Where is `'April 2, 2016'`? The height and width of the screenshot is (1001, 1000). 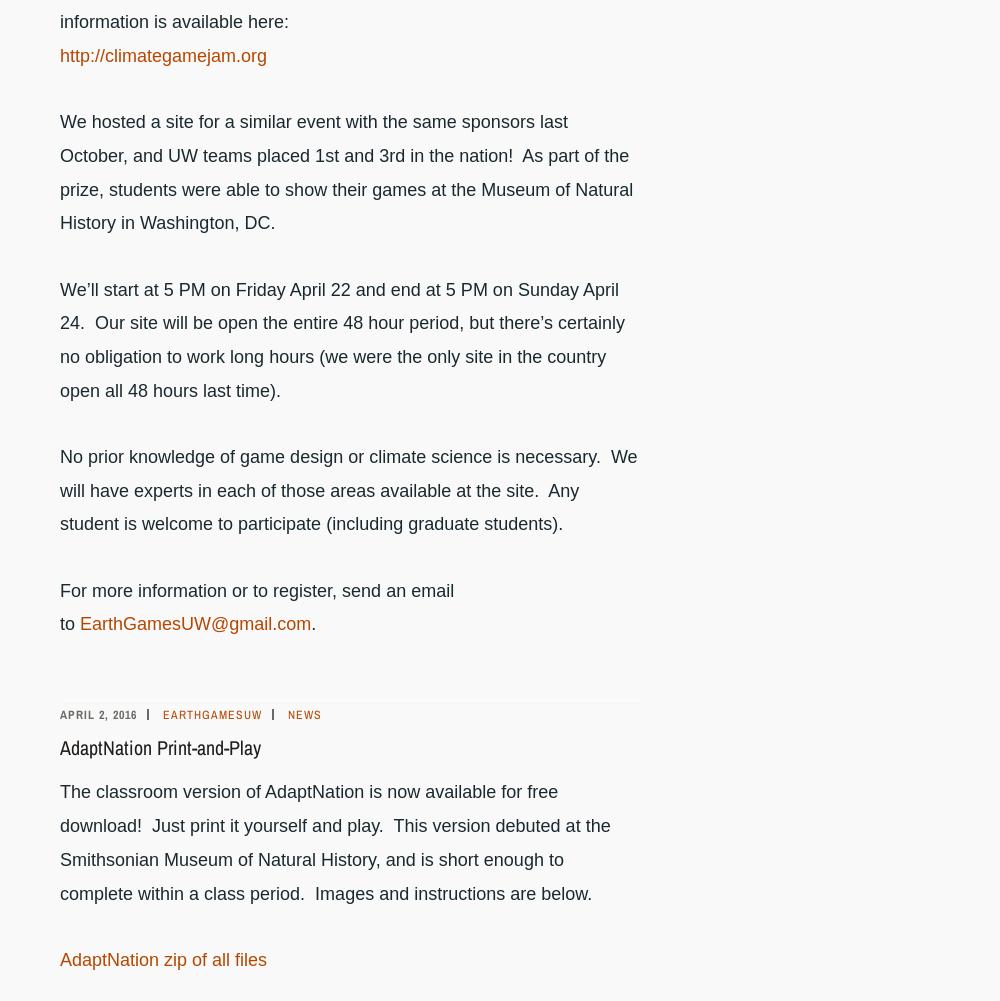 'April 2, 2016' is located at coordinates (97, 715).